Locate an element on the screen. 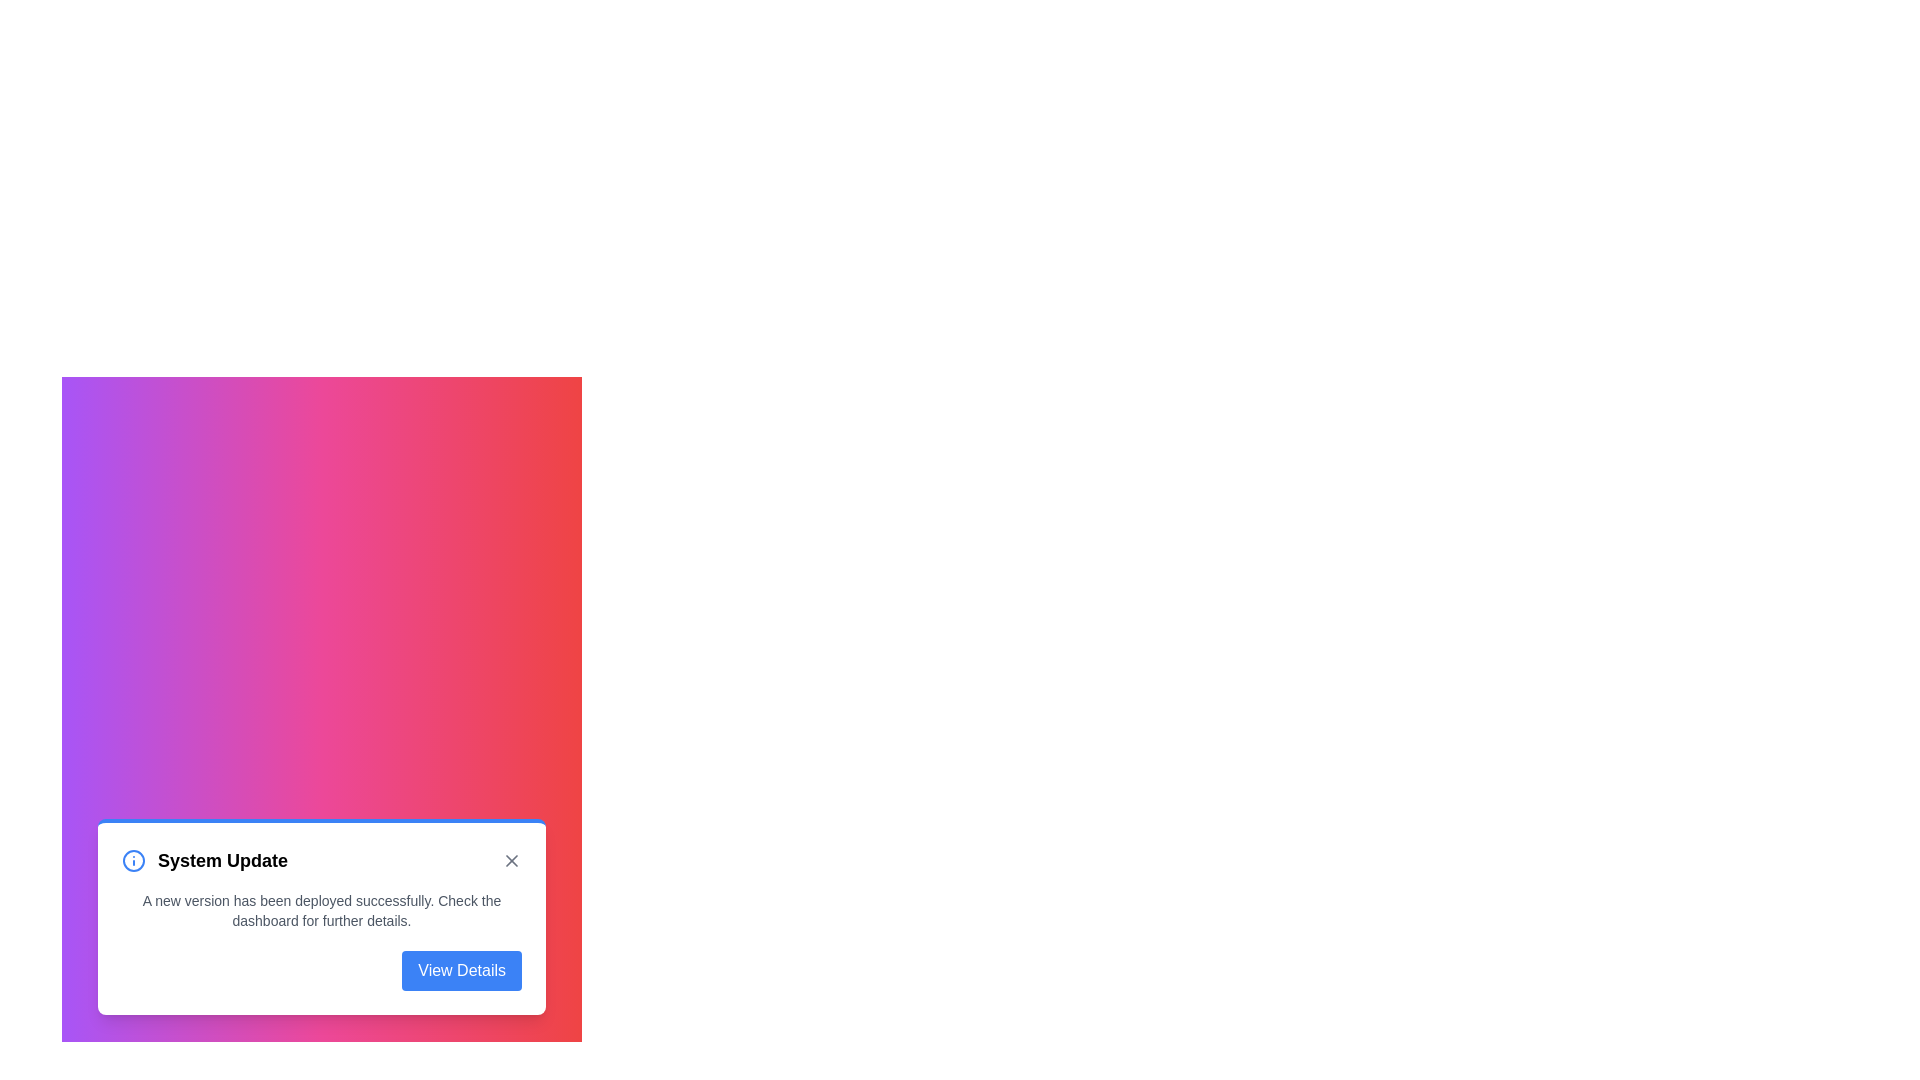 Image resolution: width=1920 pixels, height=1080 pixels. the 'X' button styled in gray located at the top-right corner of the 'System Update' notification banner is located at coordinates (512, 859).